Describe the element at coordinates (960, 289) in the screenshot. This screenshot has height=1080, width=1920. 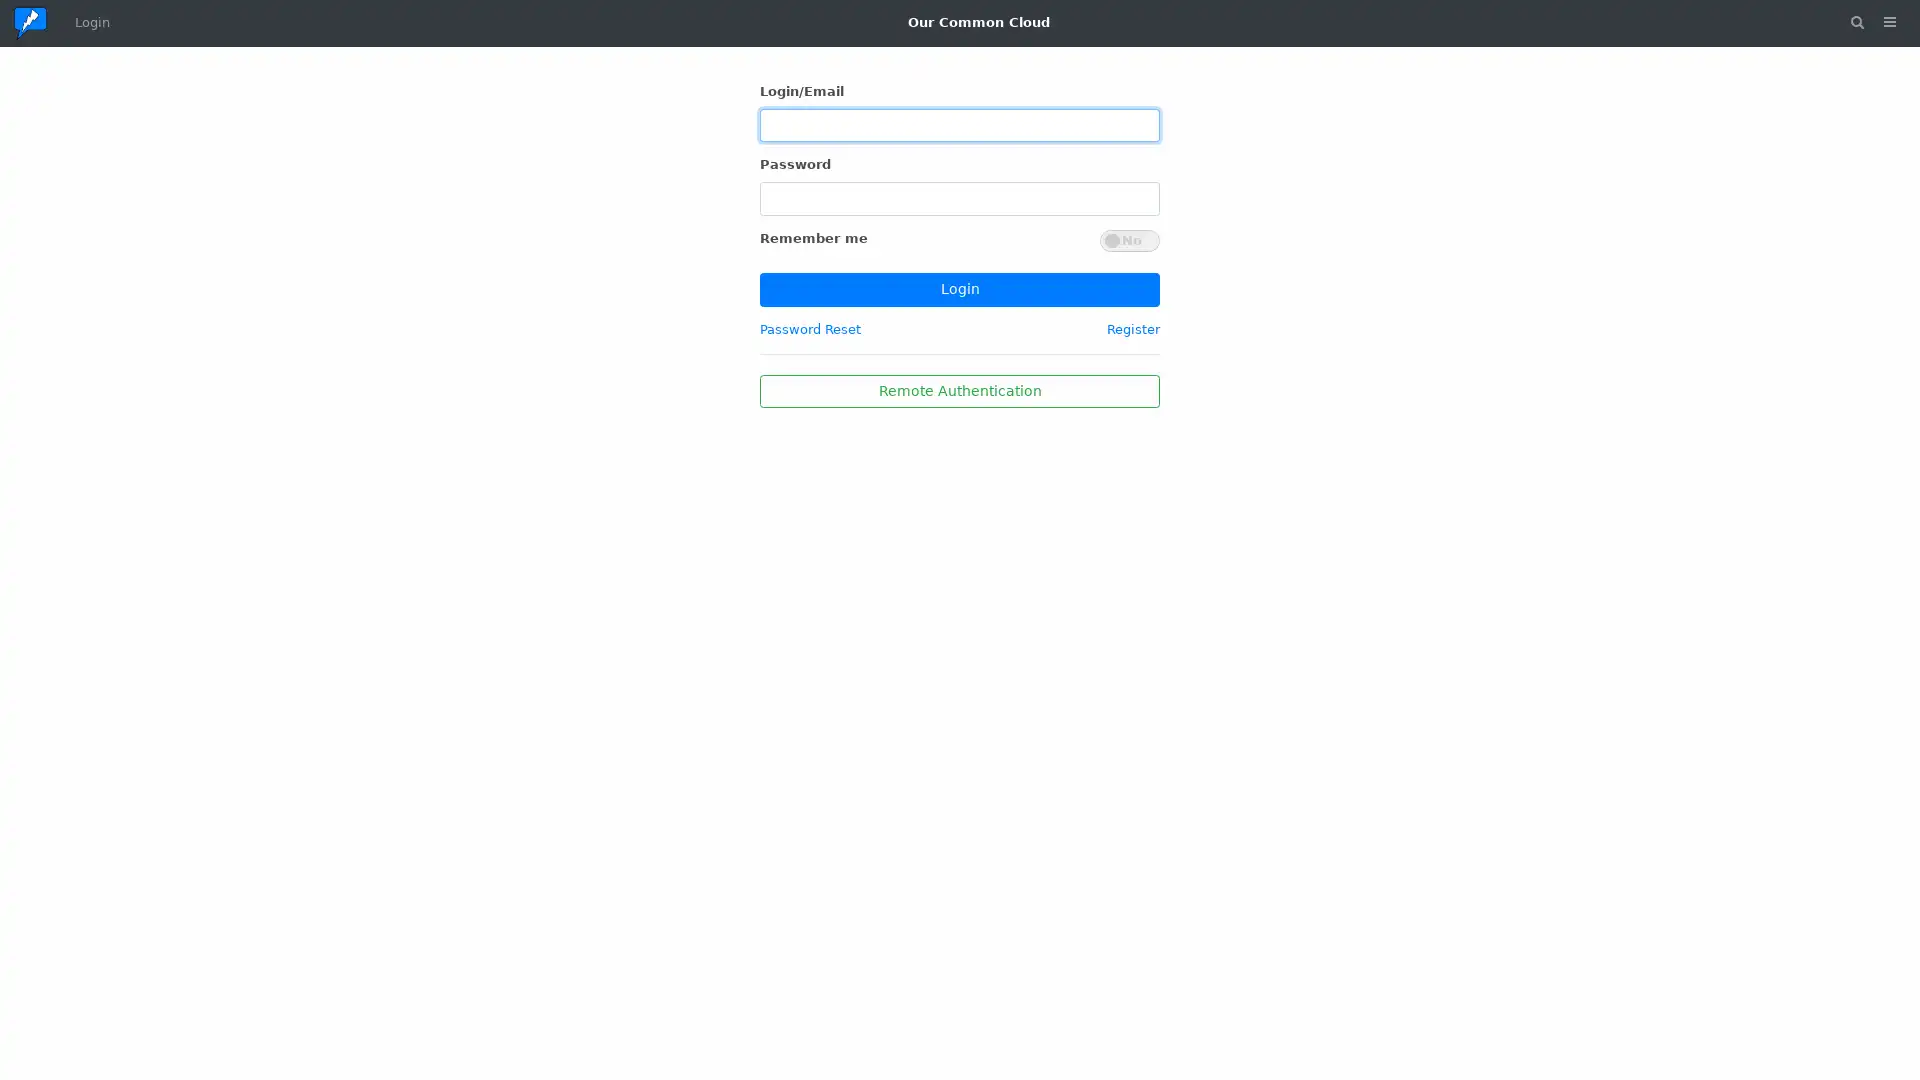
I see `Login` at that location.